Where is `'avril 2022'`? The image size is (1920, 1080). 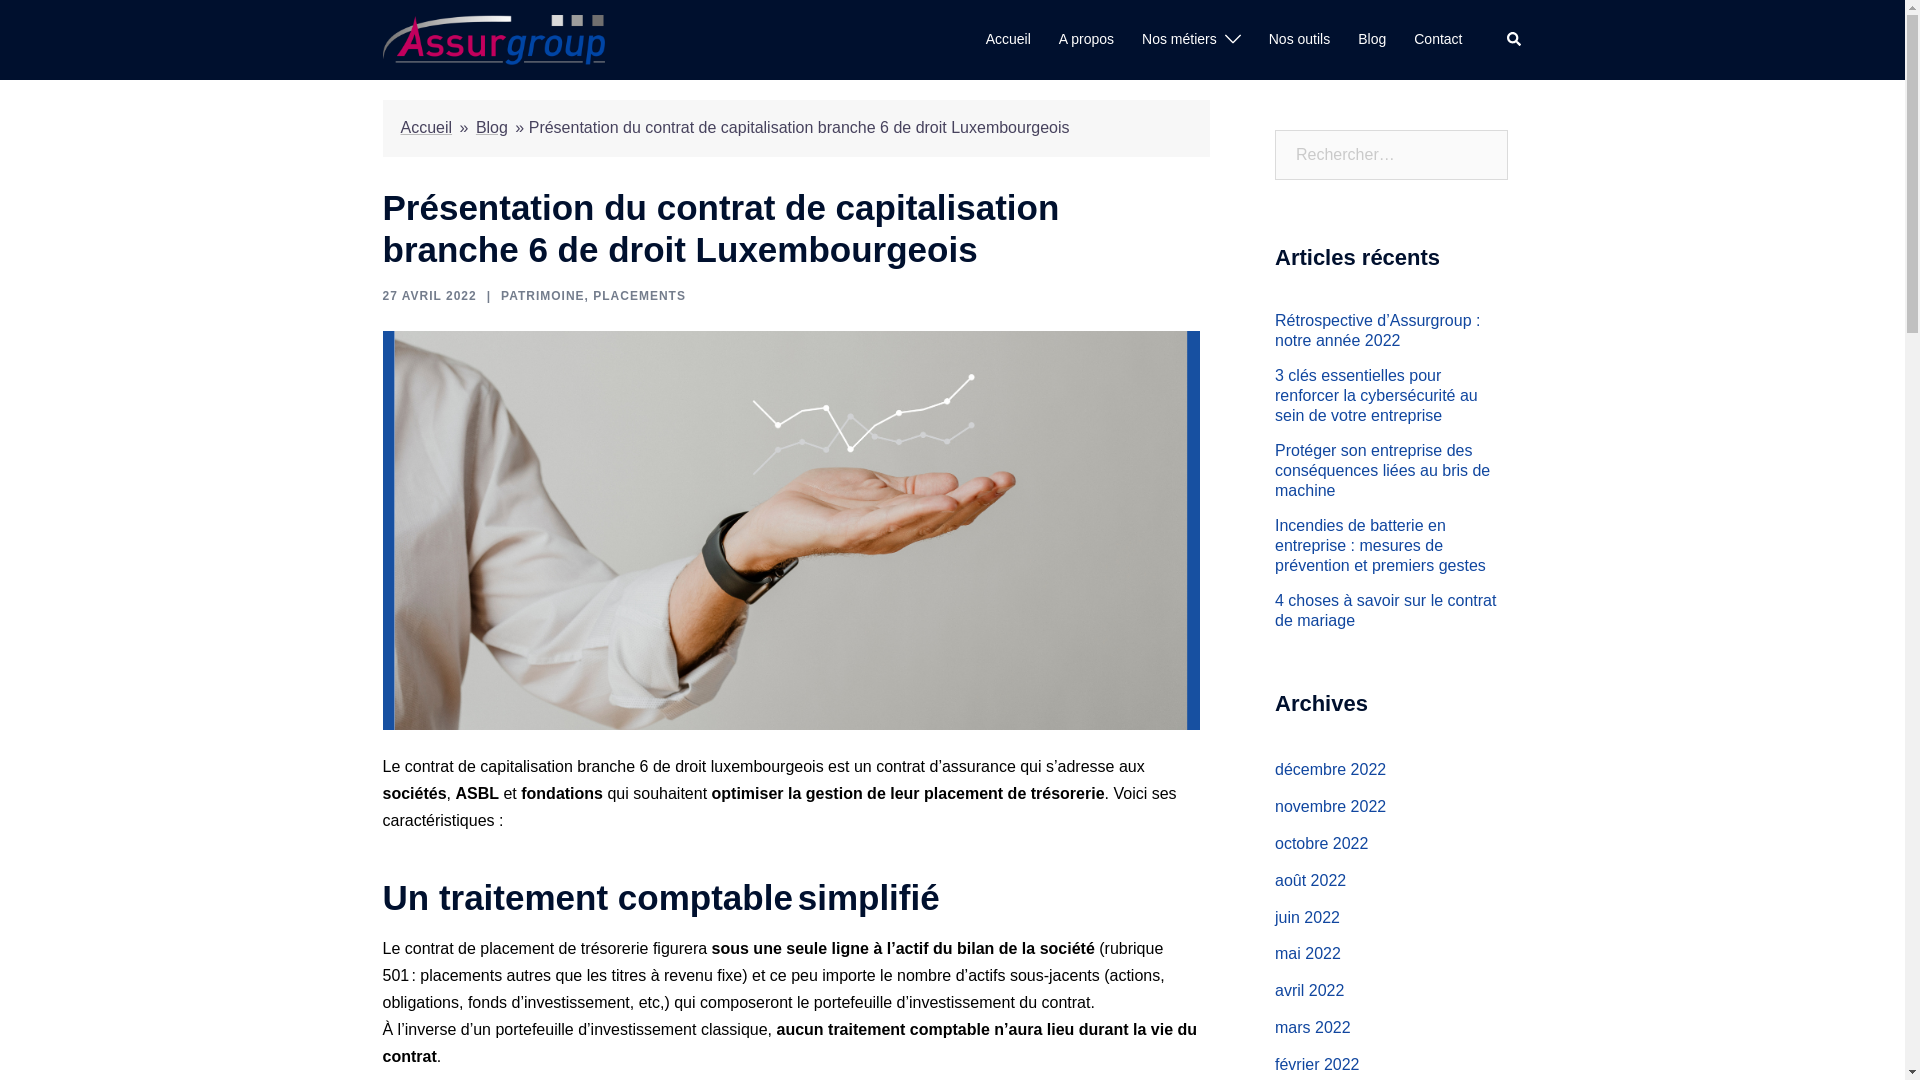
'avril 2022' is located at coordinates (1309, 990).